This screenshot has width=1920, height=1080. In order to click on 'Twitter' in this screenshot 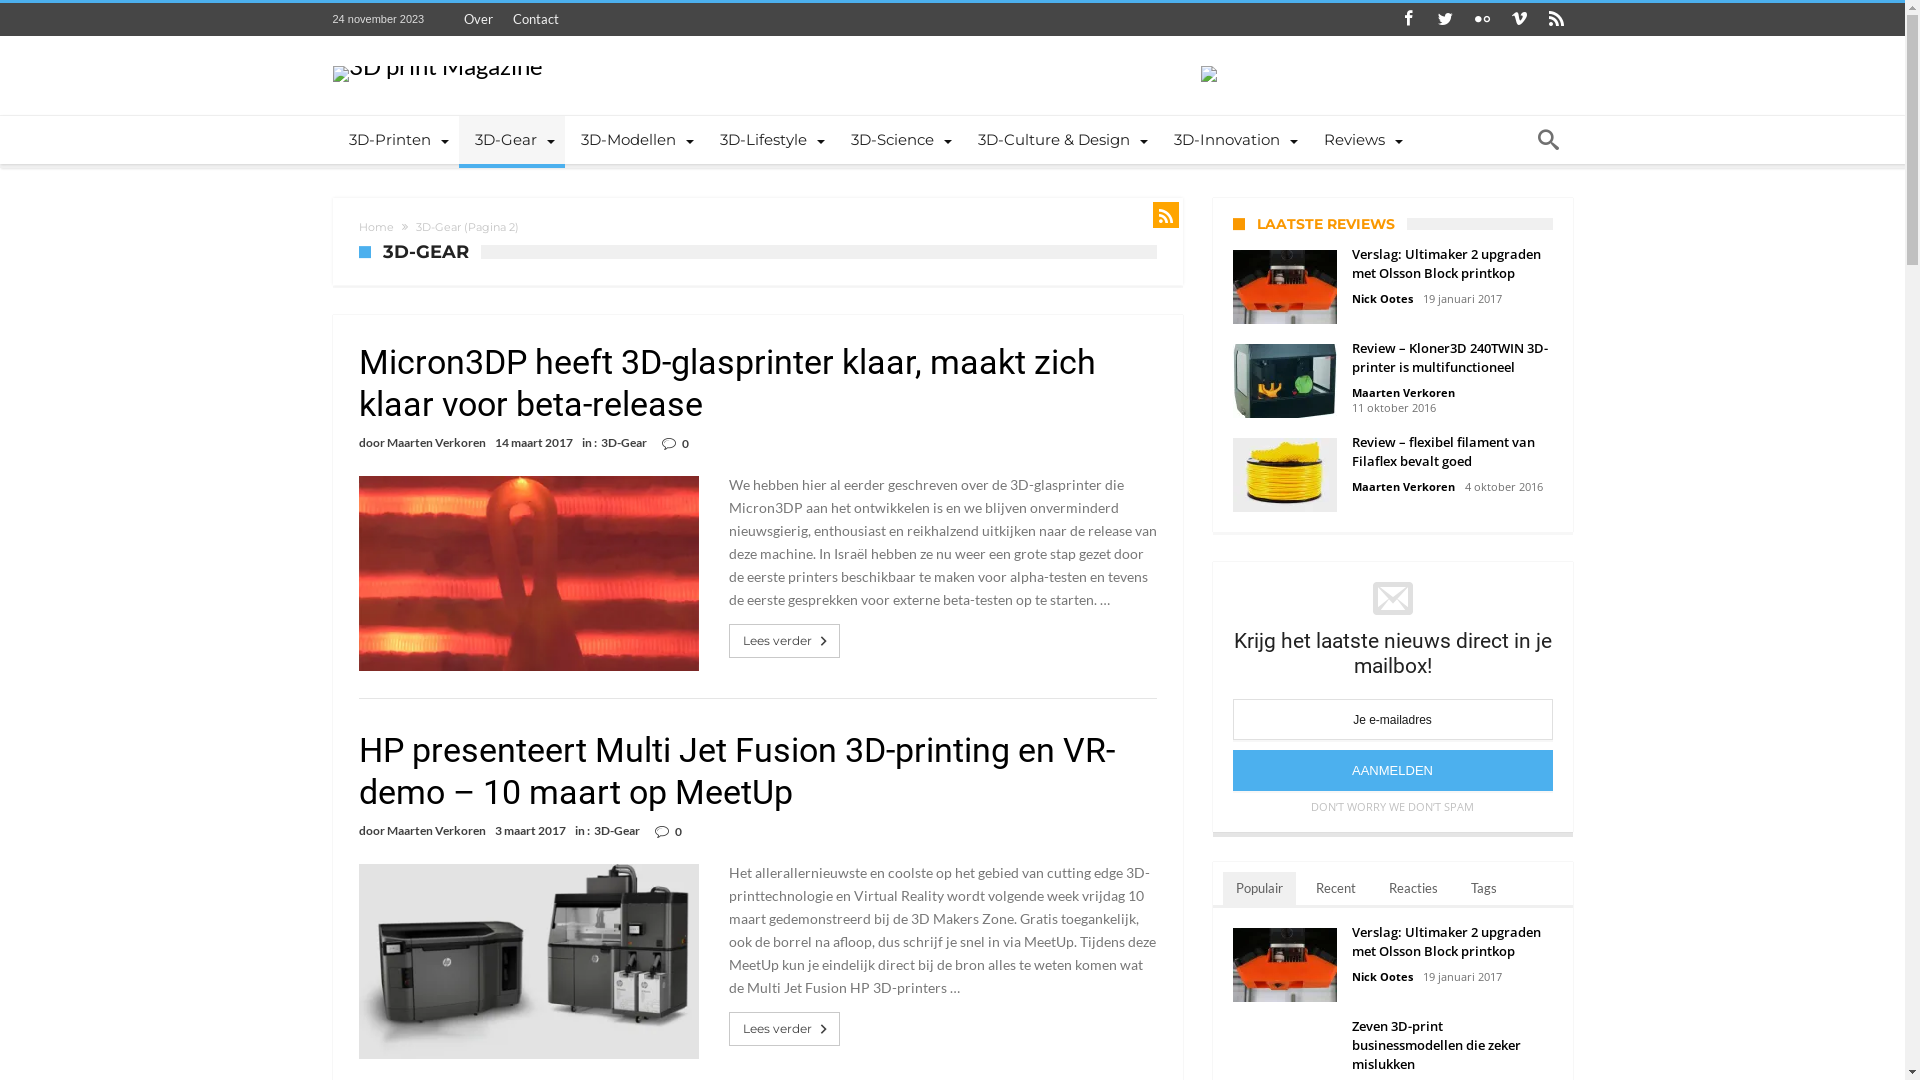, I will do `click(1445, 19)`.